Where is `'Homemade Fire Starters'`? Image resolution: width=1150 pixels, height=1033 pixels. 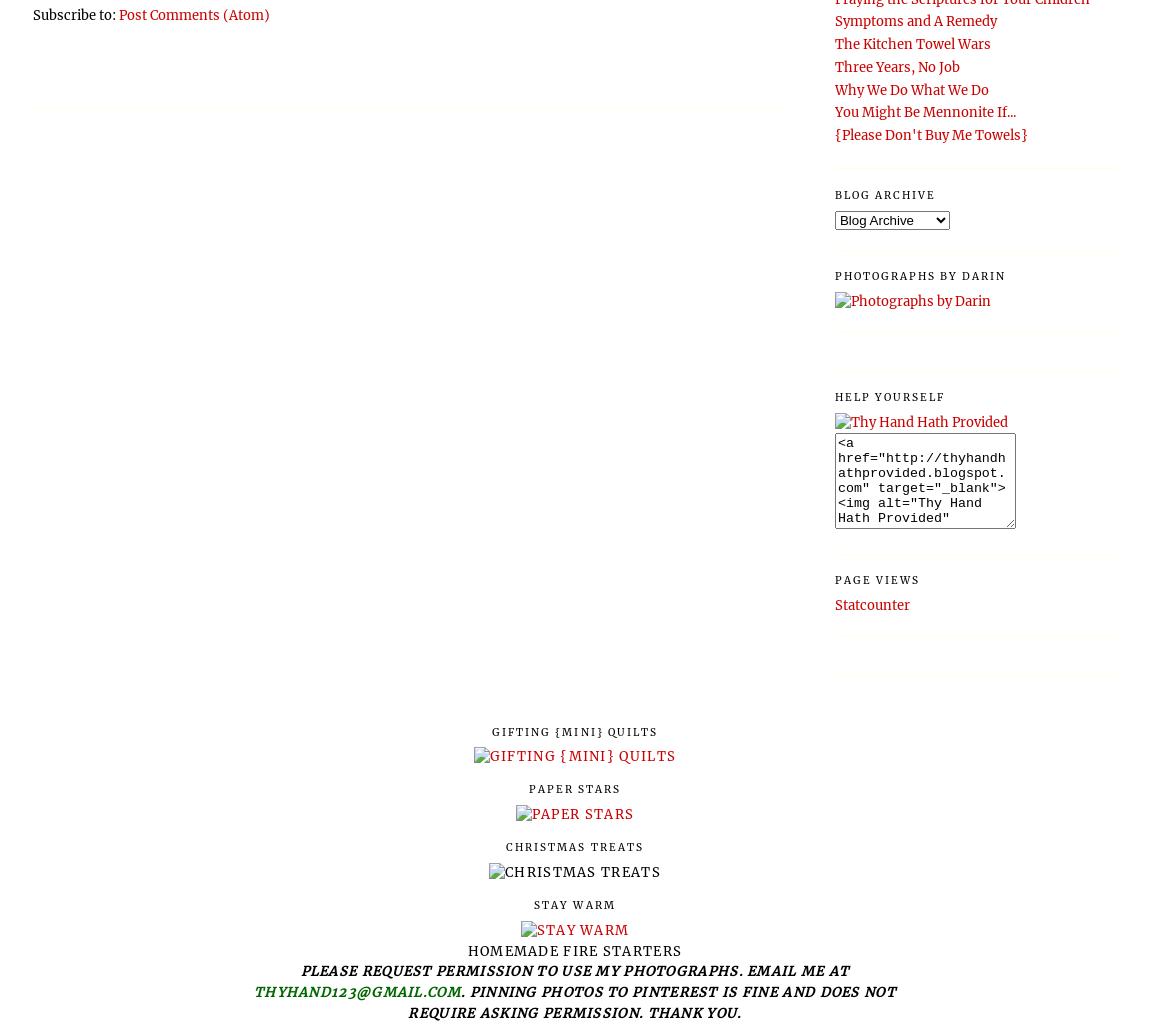 'Homemade Fire Starters' is located at coordinates (574, 949).